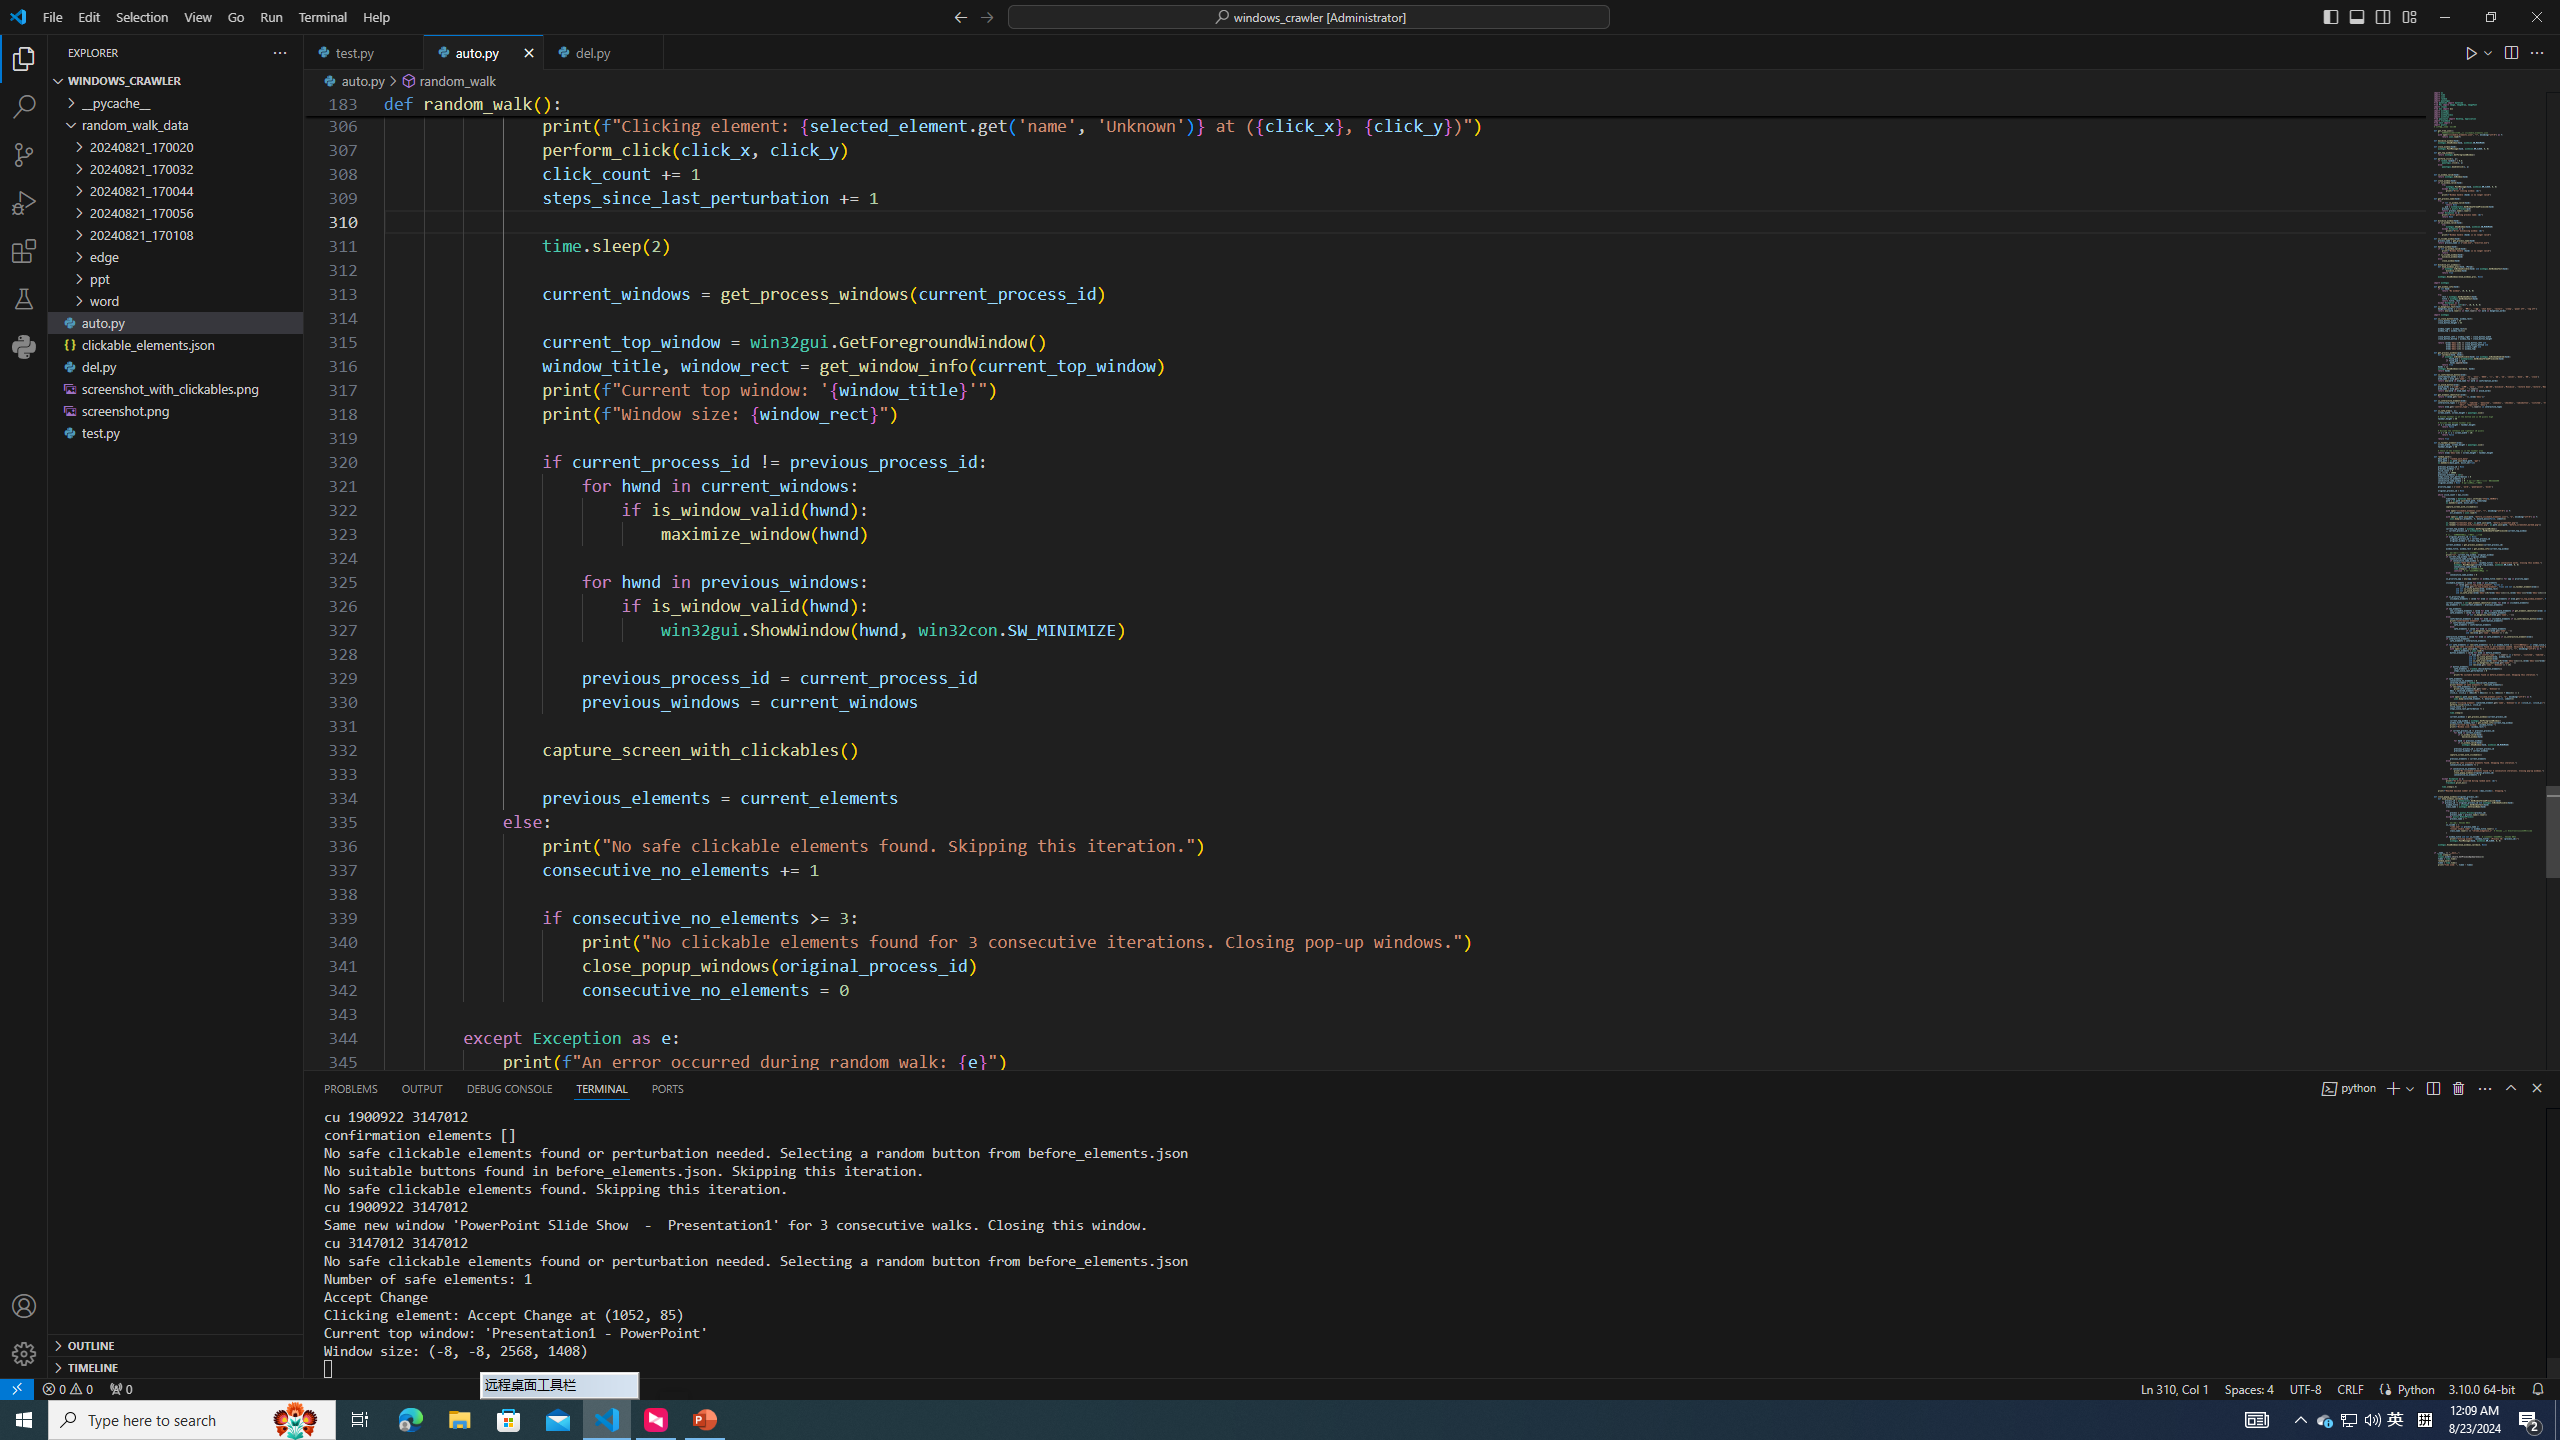 This screenshot has width=2560, height=1440. What do you see at coordinates (986, 15) in the screenshot?
I see `'Go Forward (Alt+RightArrow)'` at bounding box center [986, 15].